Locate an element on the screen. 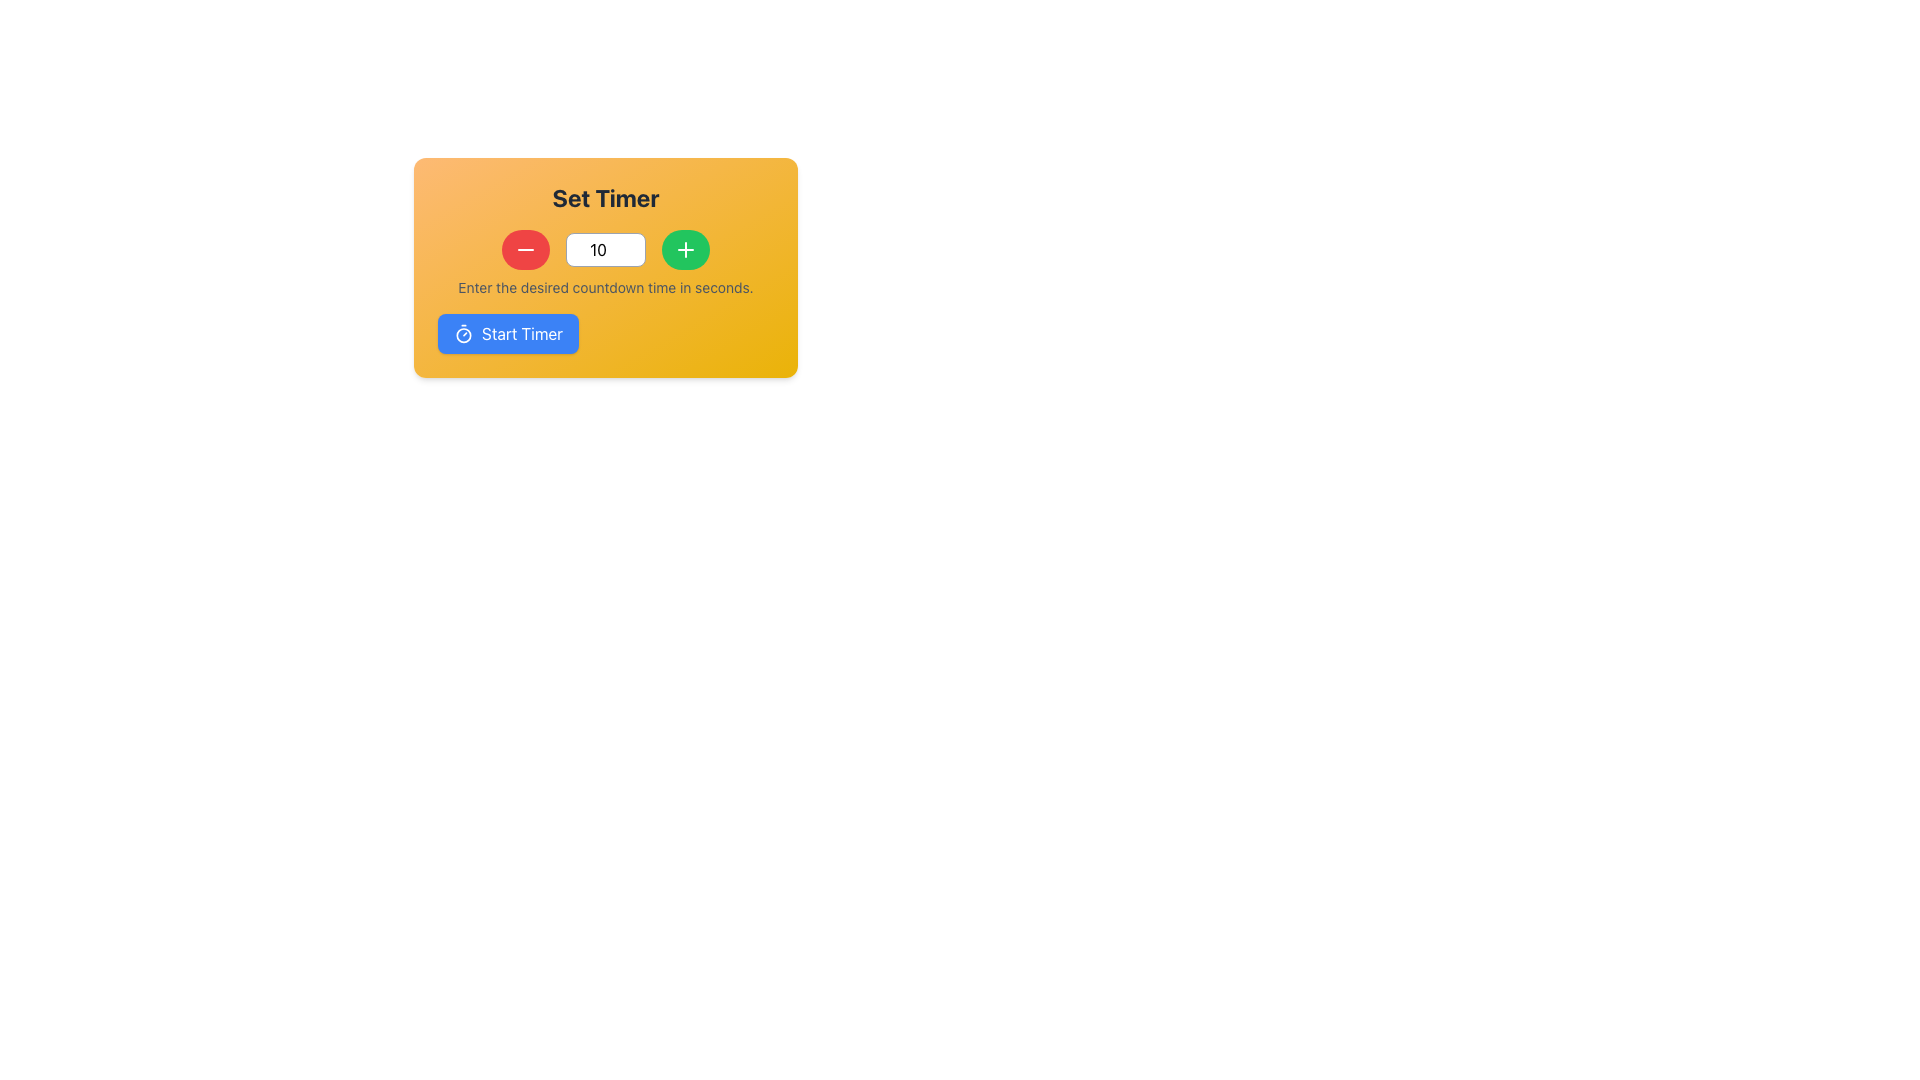 The width and height of the screenshot is (1920, 1080). the increment button located in the top-right section of the interface, within the orange-yellow card is located at coordinates (686, 249).